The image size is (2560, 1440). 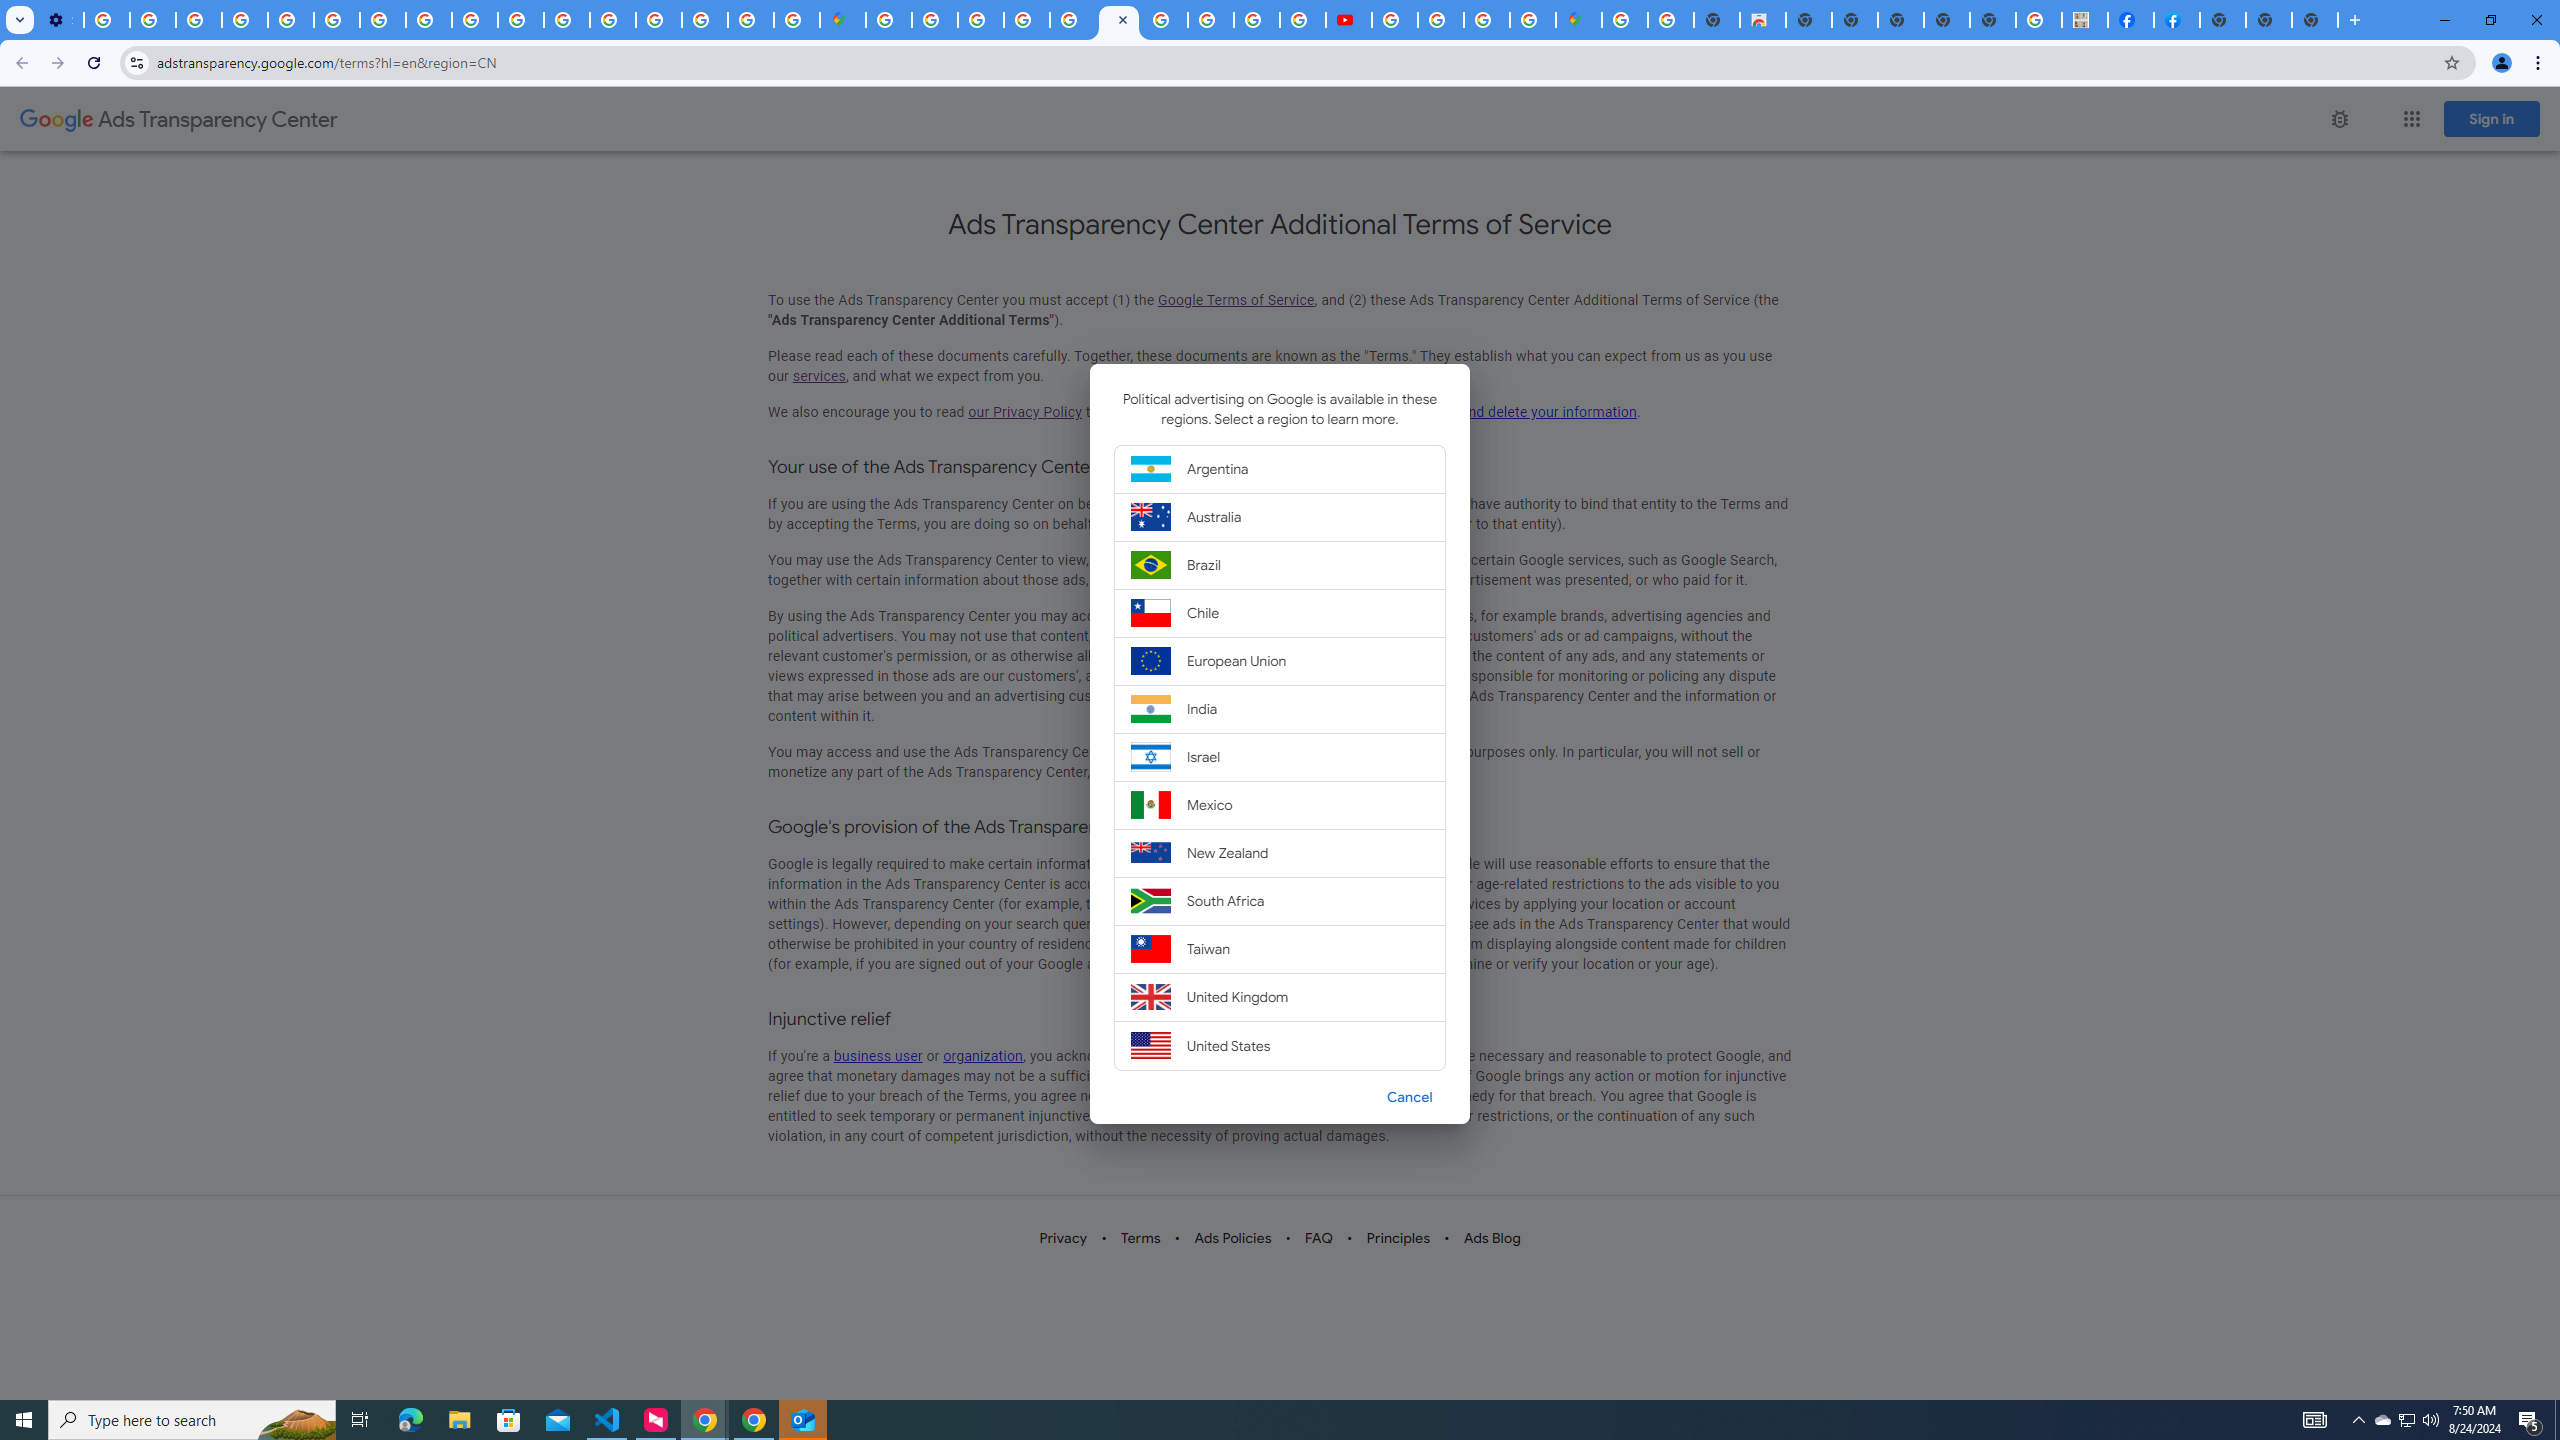 What do you see at coordinates (1280, 804) in the screenshot?
I see `'Mexico'` at bounding box center [1280, 804].